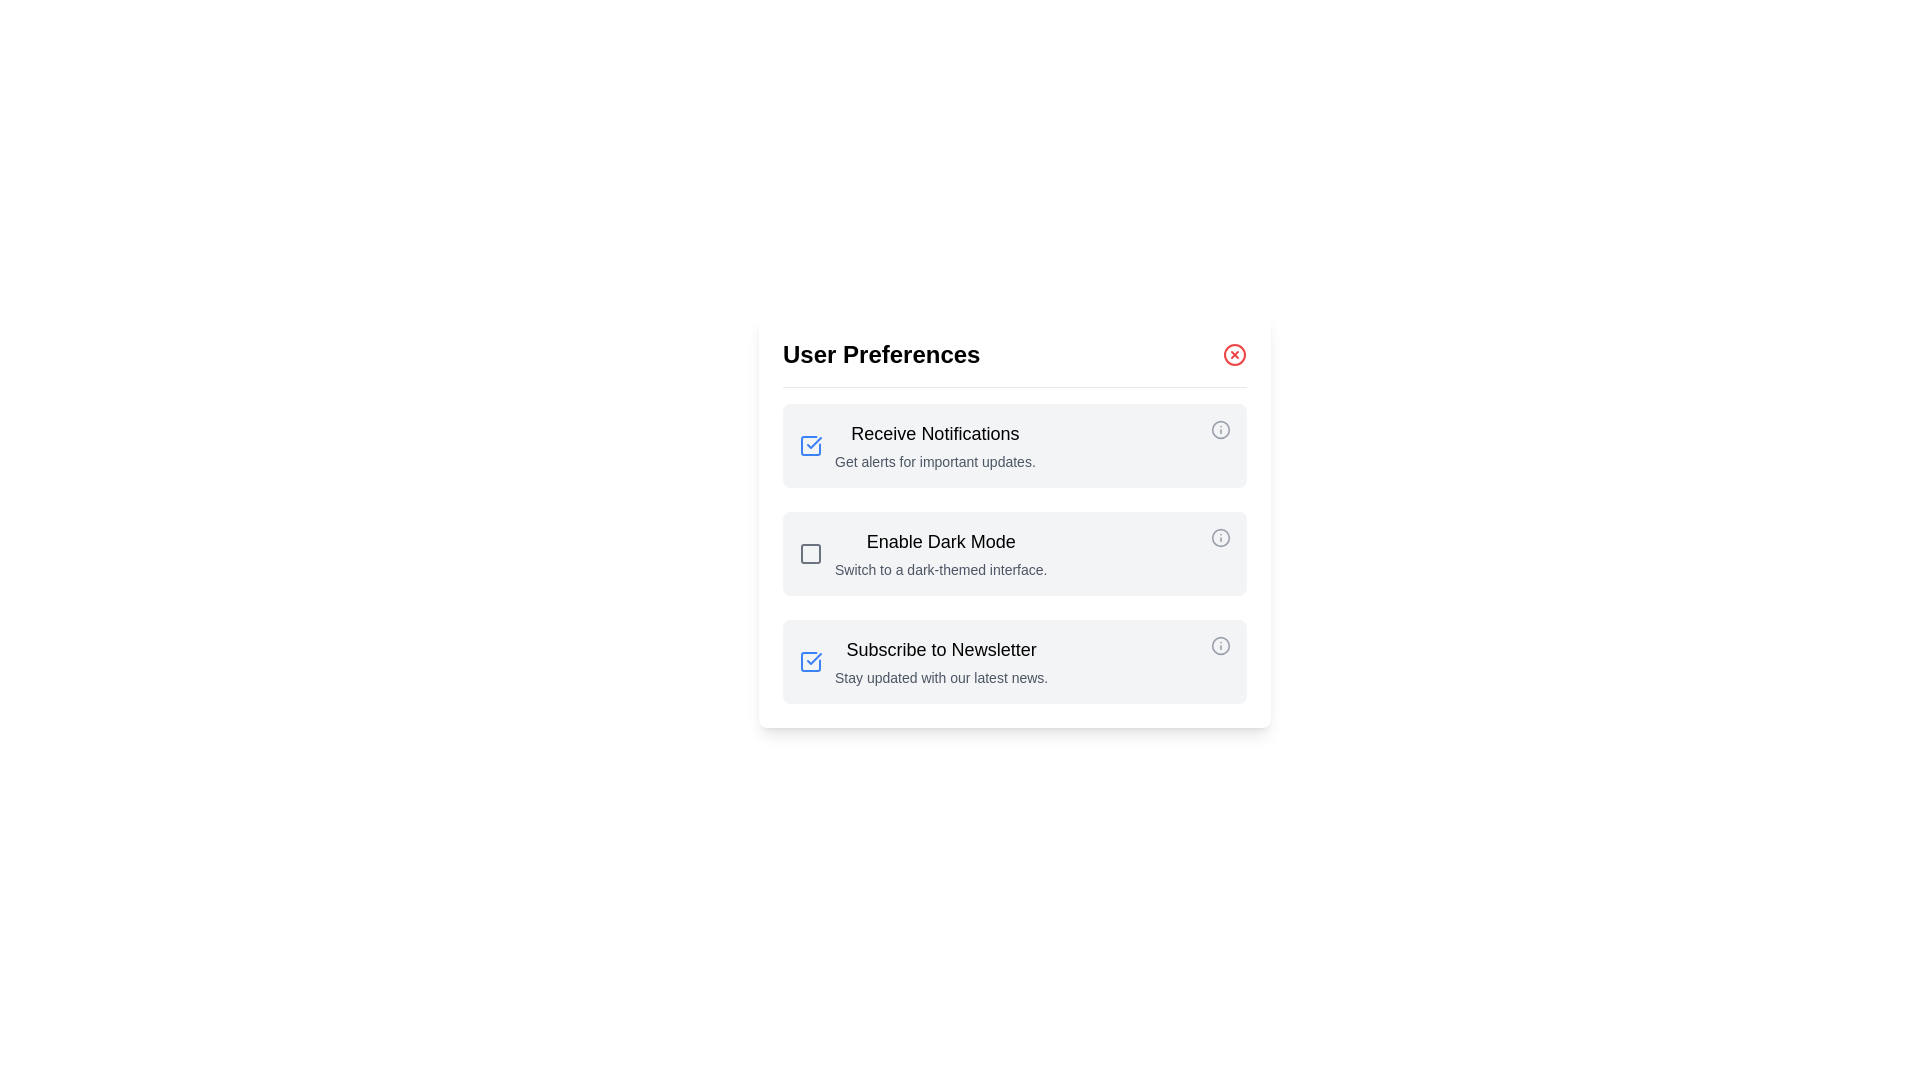  Describe the element at coordinates (940, 554) in the screenshot. I see `'Enable Dark Mode' text label that provides information about switching to a dark-themed interface` at that location.